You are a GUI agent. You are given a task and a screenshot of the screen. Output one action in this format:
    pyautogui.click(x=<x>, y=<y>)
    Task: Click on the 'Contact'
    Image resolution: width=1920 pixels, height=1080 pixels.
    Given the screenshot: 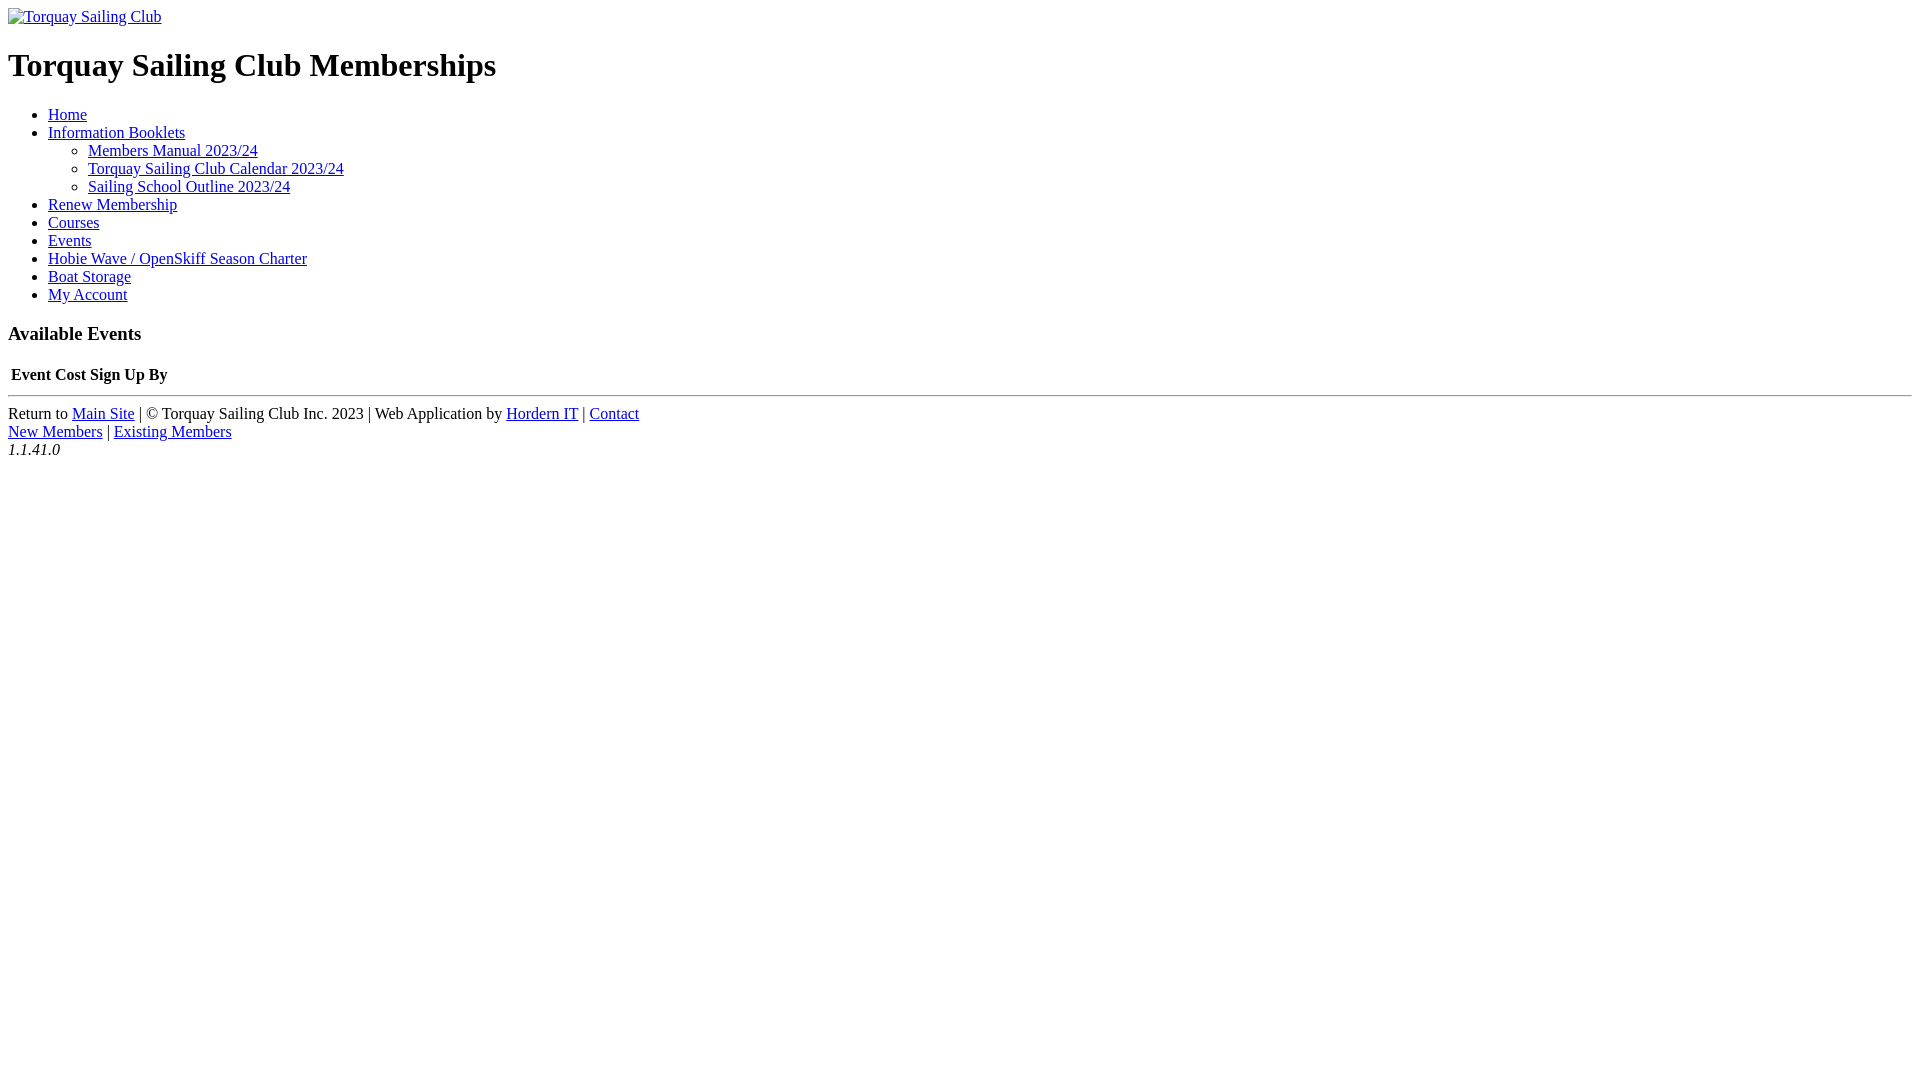 What is the action you would take?
    pyautogui.click(x=613, y=412)
    